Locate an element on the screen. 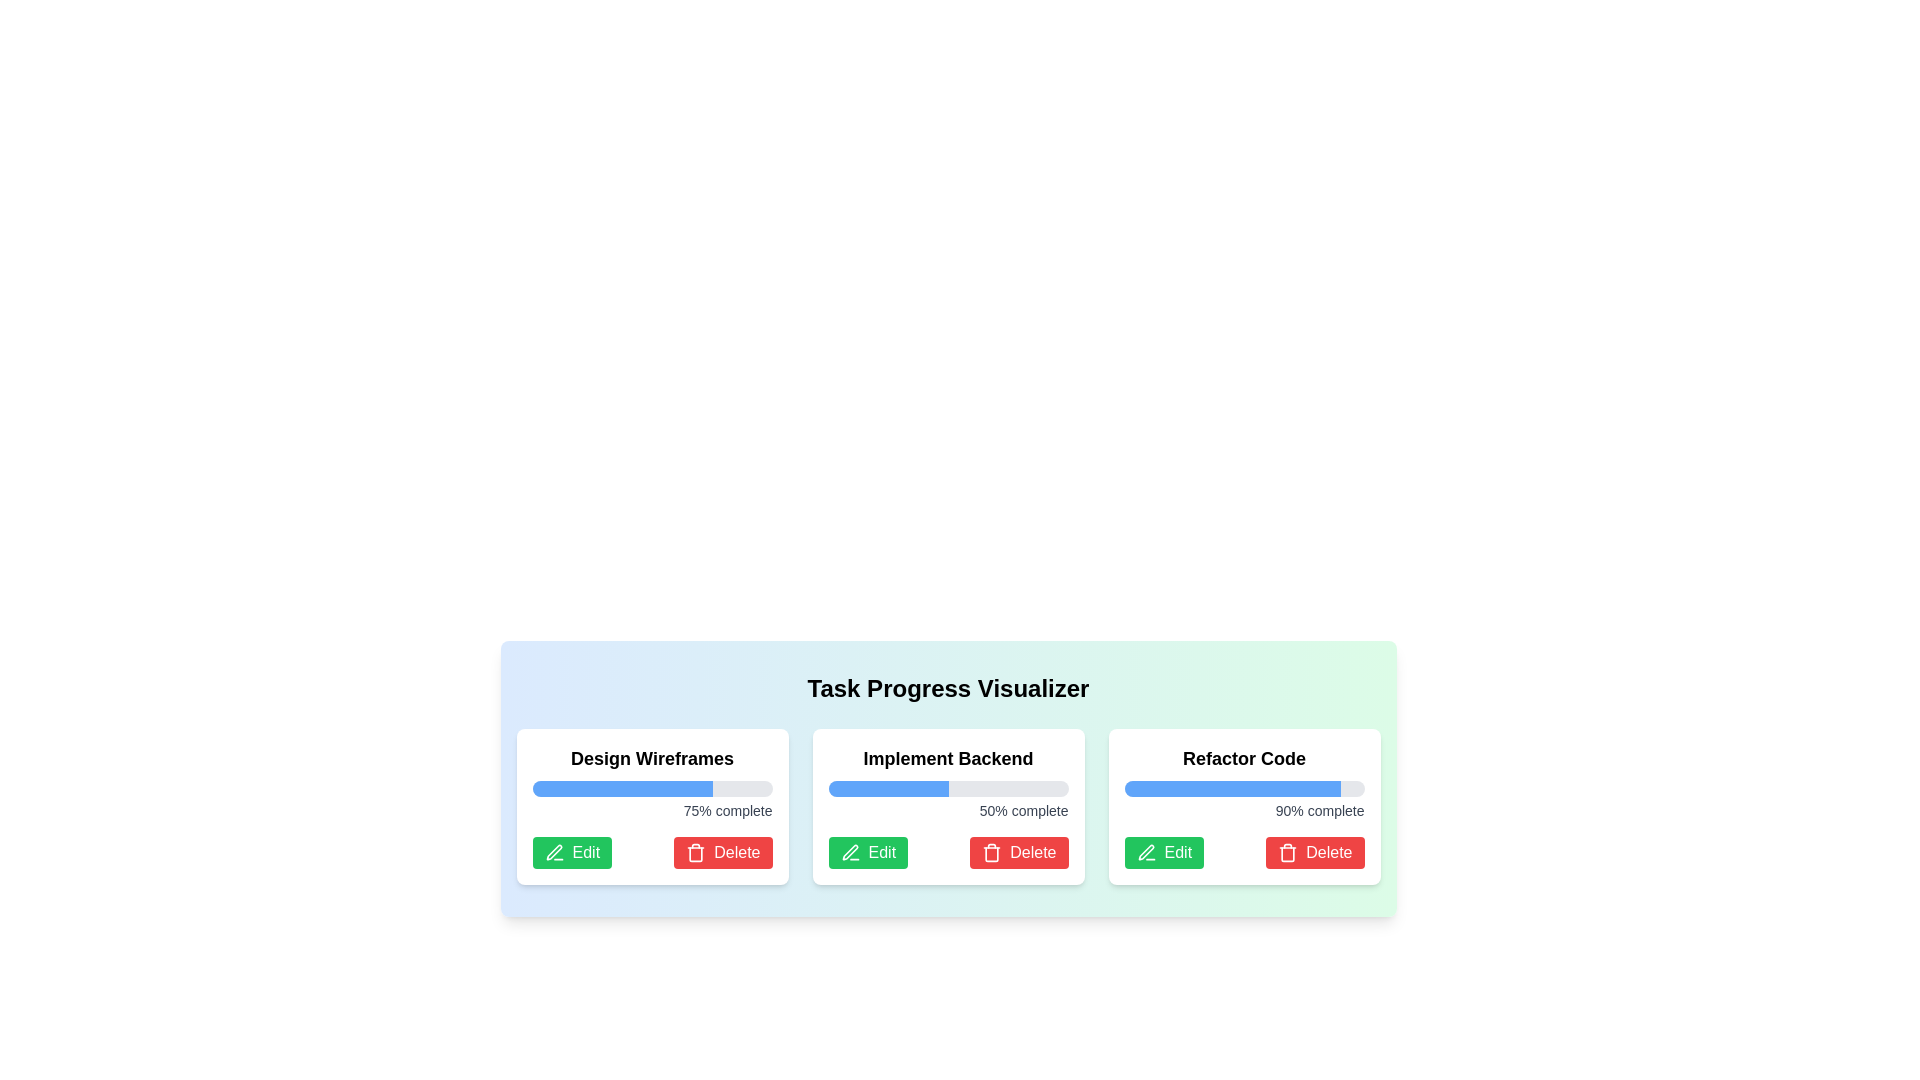 This screenshot has width=1920, height=1080. the Progress Bar indicating 90% completion, located within the 'Refactor Code' card, positioned below the title and above the '90% complete' text is located at coordinates (1243, 788).